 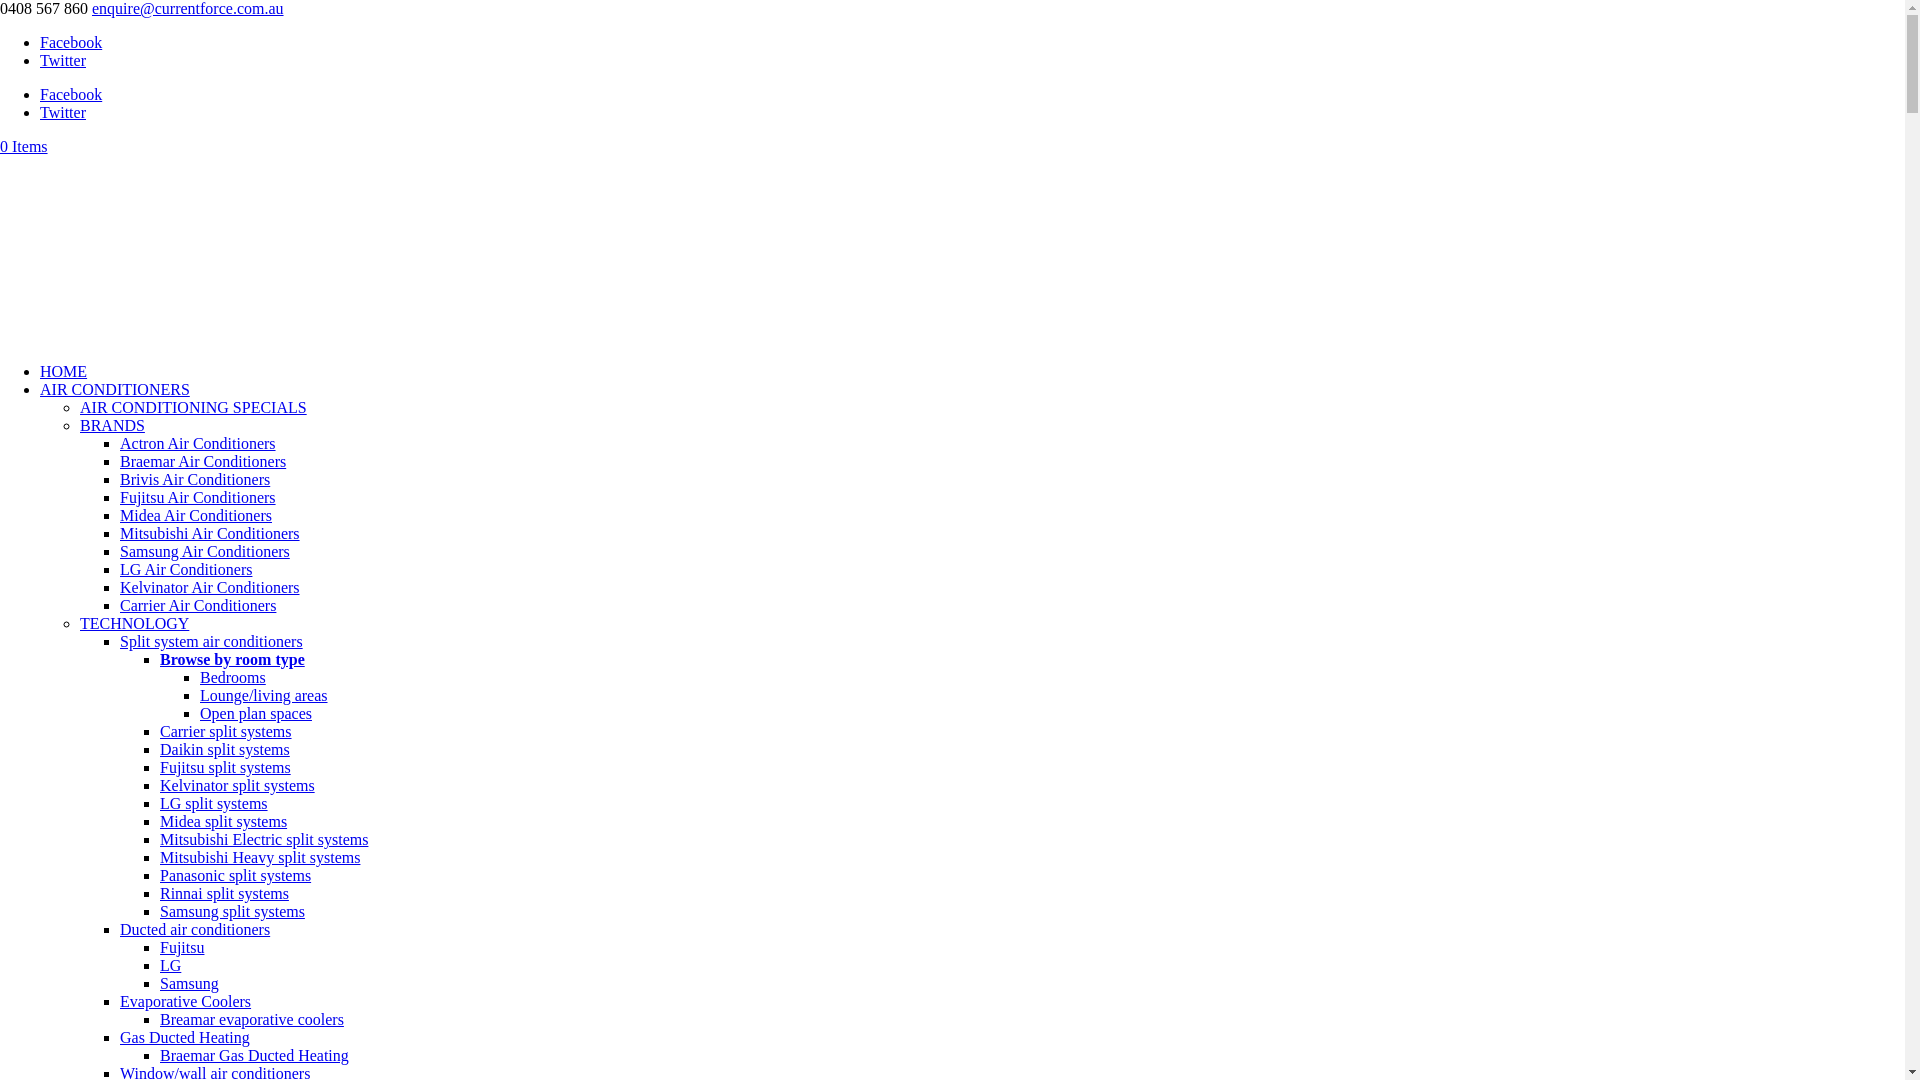 What do you see at coordinates (195, 929) in the screenshot?
I see `'Ducted air conditioners'` at bounding box center [195, 929].